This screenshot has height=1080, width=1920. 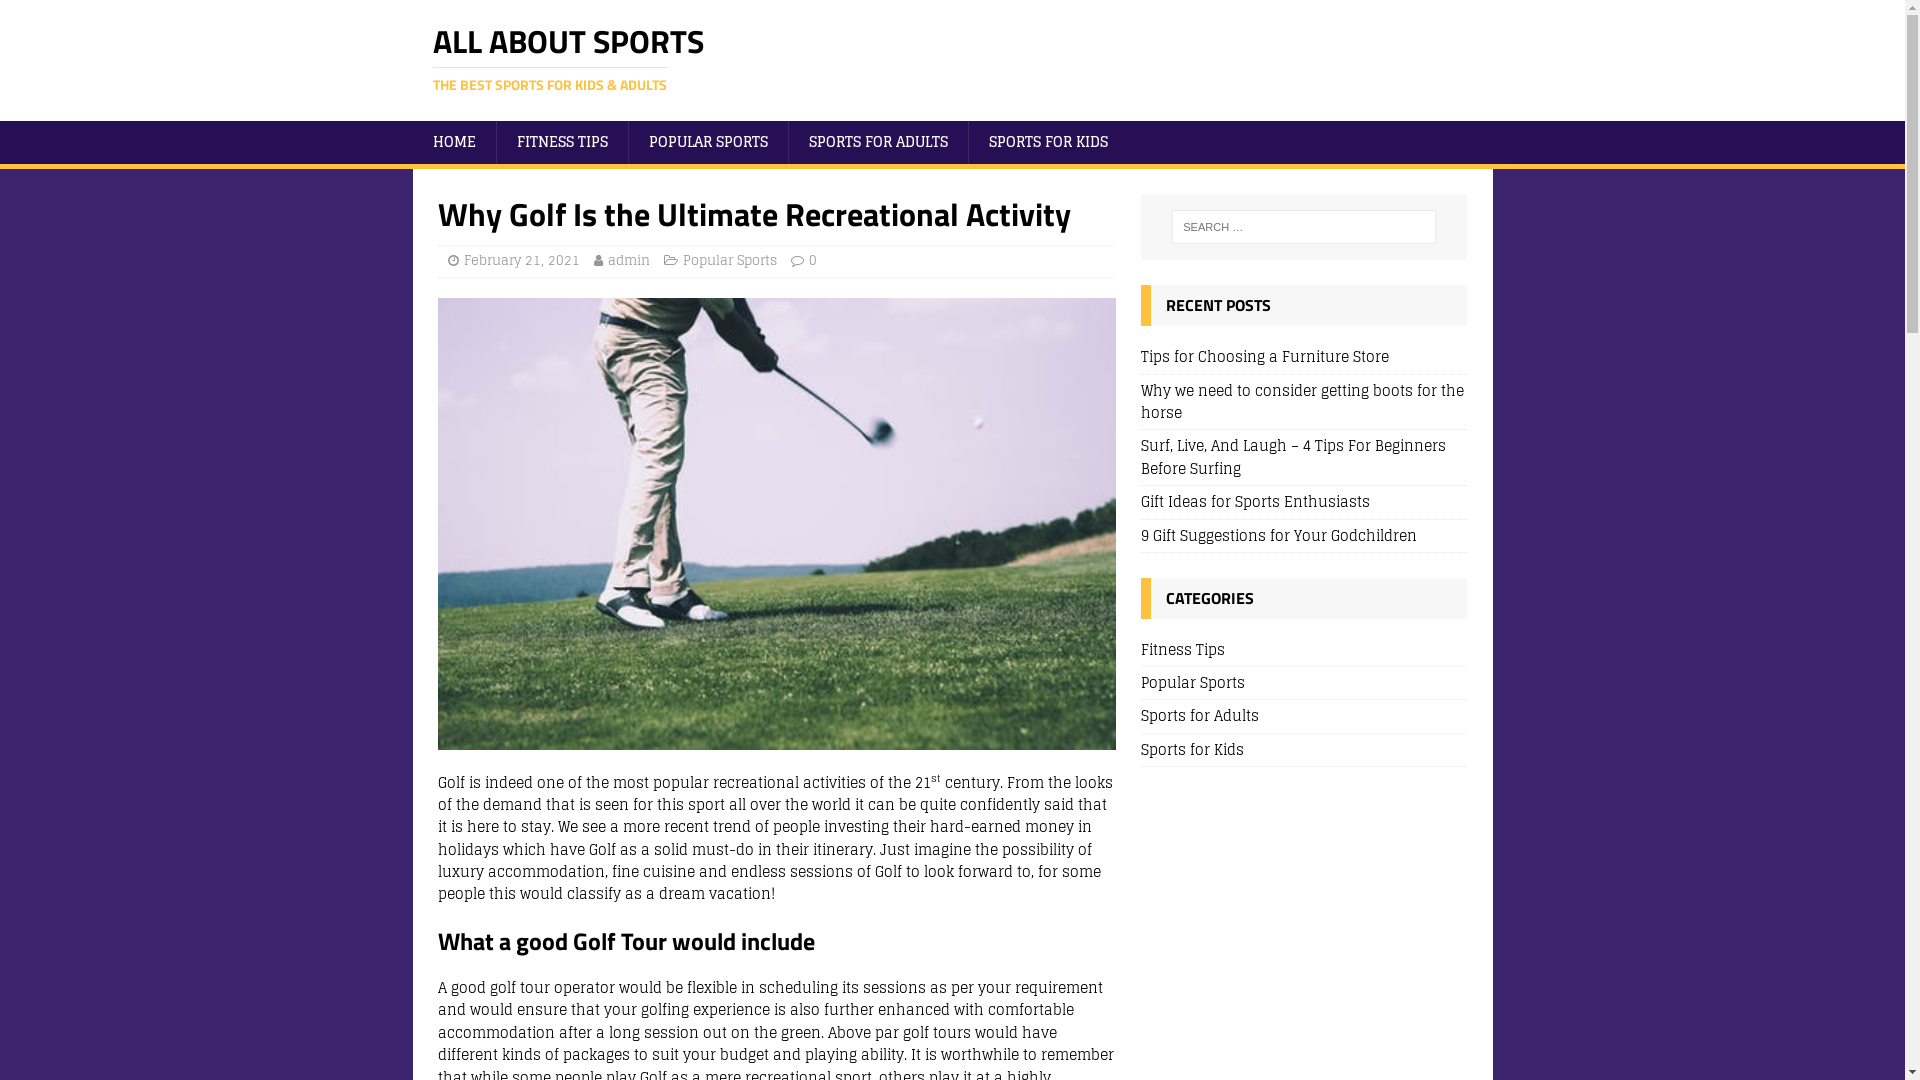 What do you see at coordinates (1304, 652) in the screenshot?
I see `'Fitness Tips'` at bounding box center [1304, 652].